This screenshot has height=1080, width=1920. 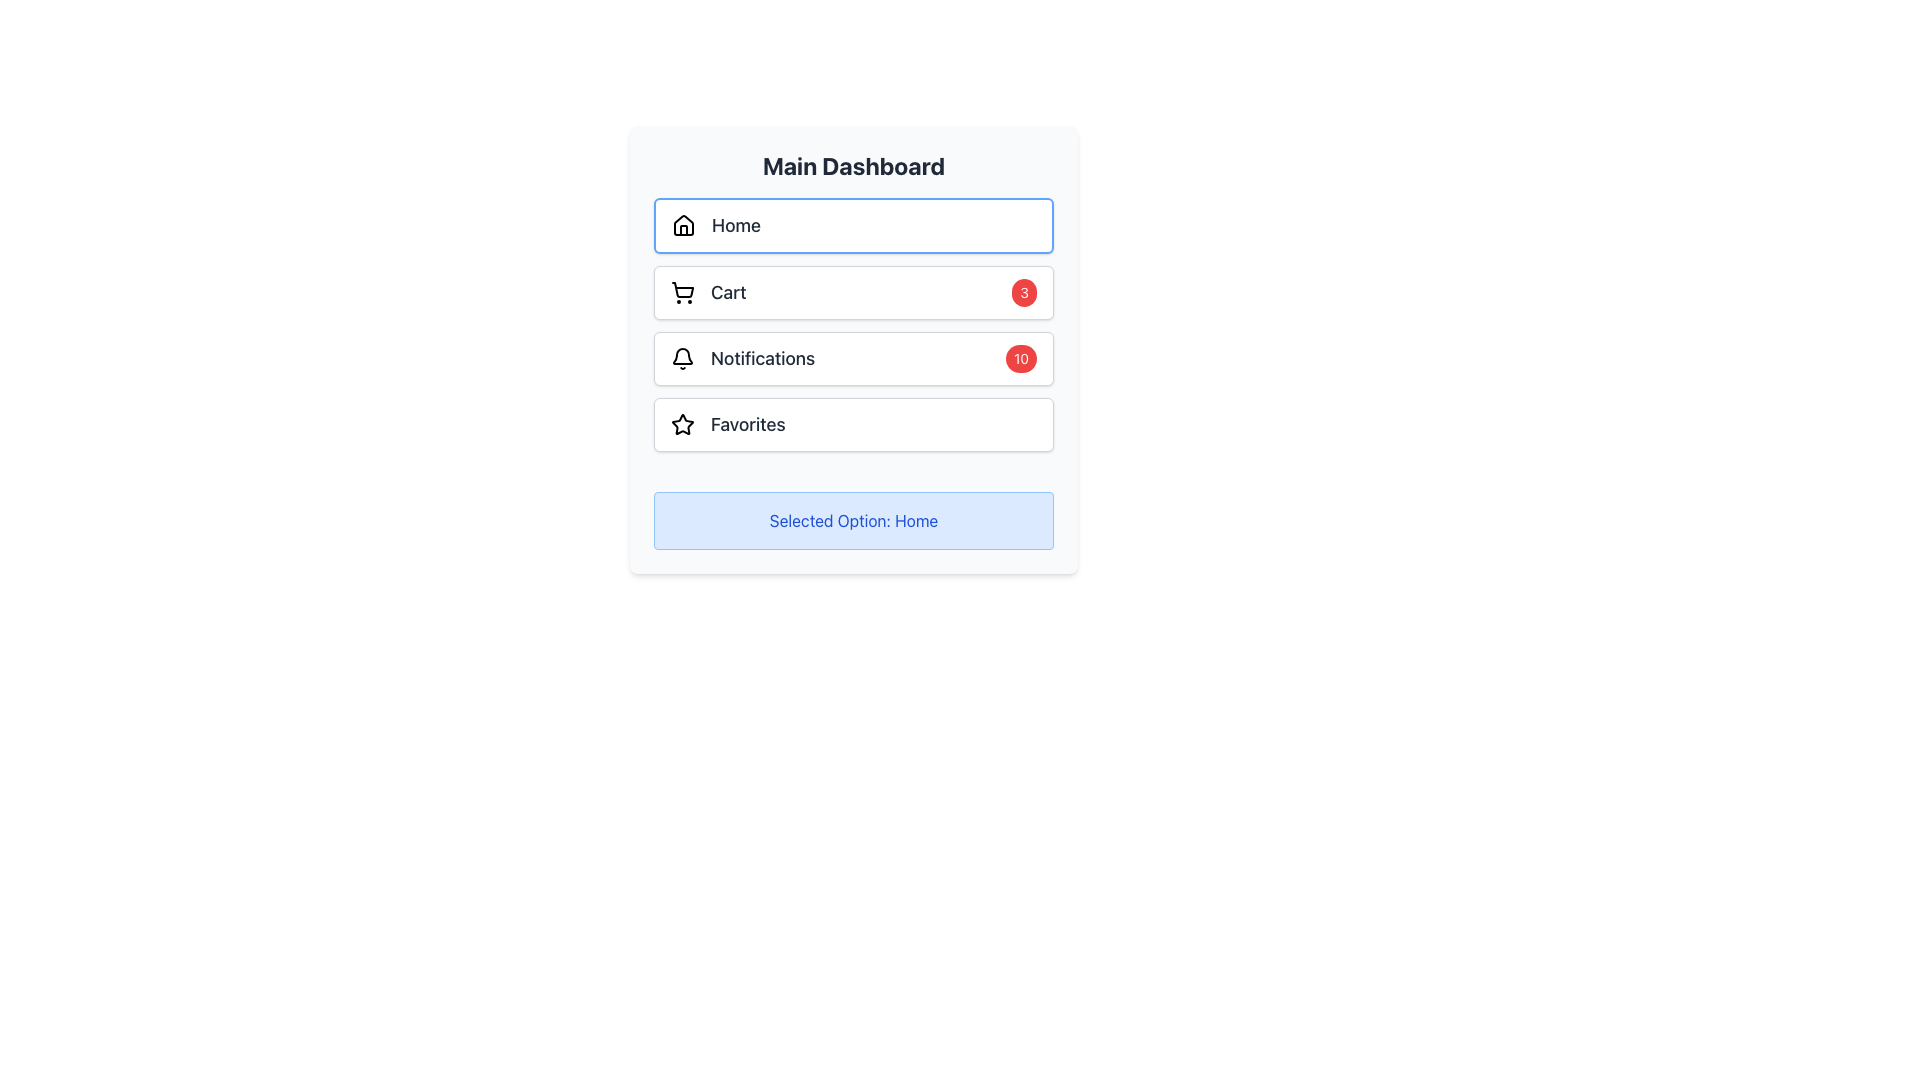 What do you see at coordinates (682, 423) in the screenshot?
I see `the star-shaped icon outlined in black with a white fill, located to the left of the 'Favorites' menu entry in the vertical menu list` at bounding box center [682, 423].